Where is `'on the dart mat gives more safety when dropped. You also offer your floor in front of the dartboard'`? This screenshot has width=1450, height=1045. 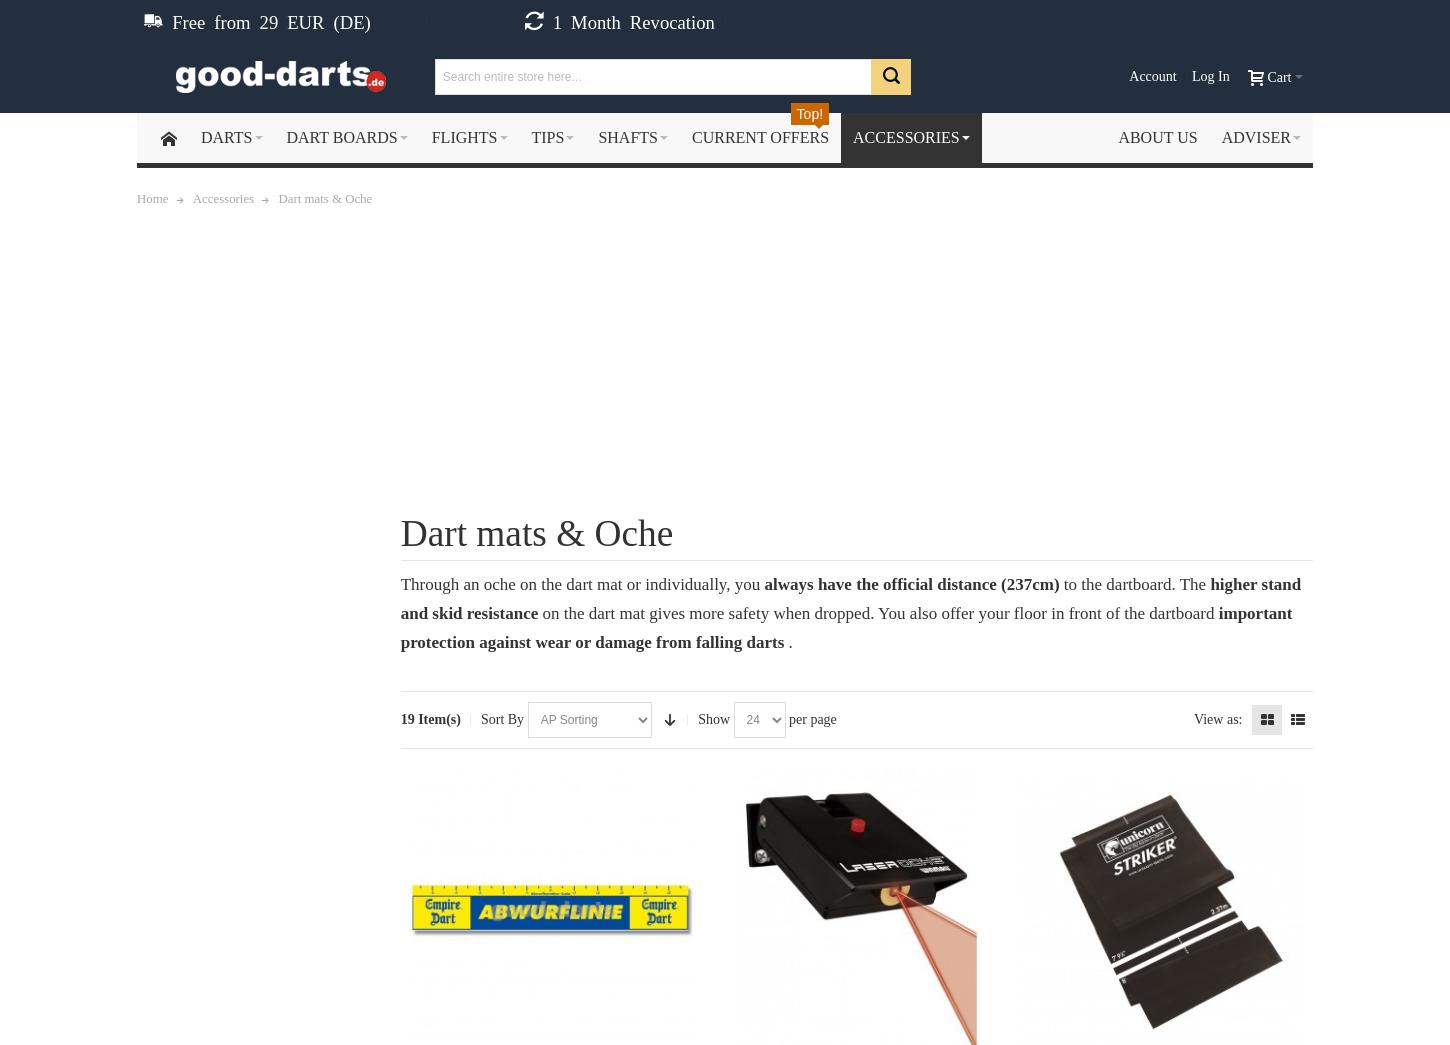 'on the dart mat gives more safety when dropped. You also offer your floor in front of the dartboard' is located at coordinates (879, 611).